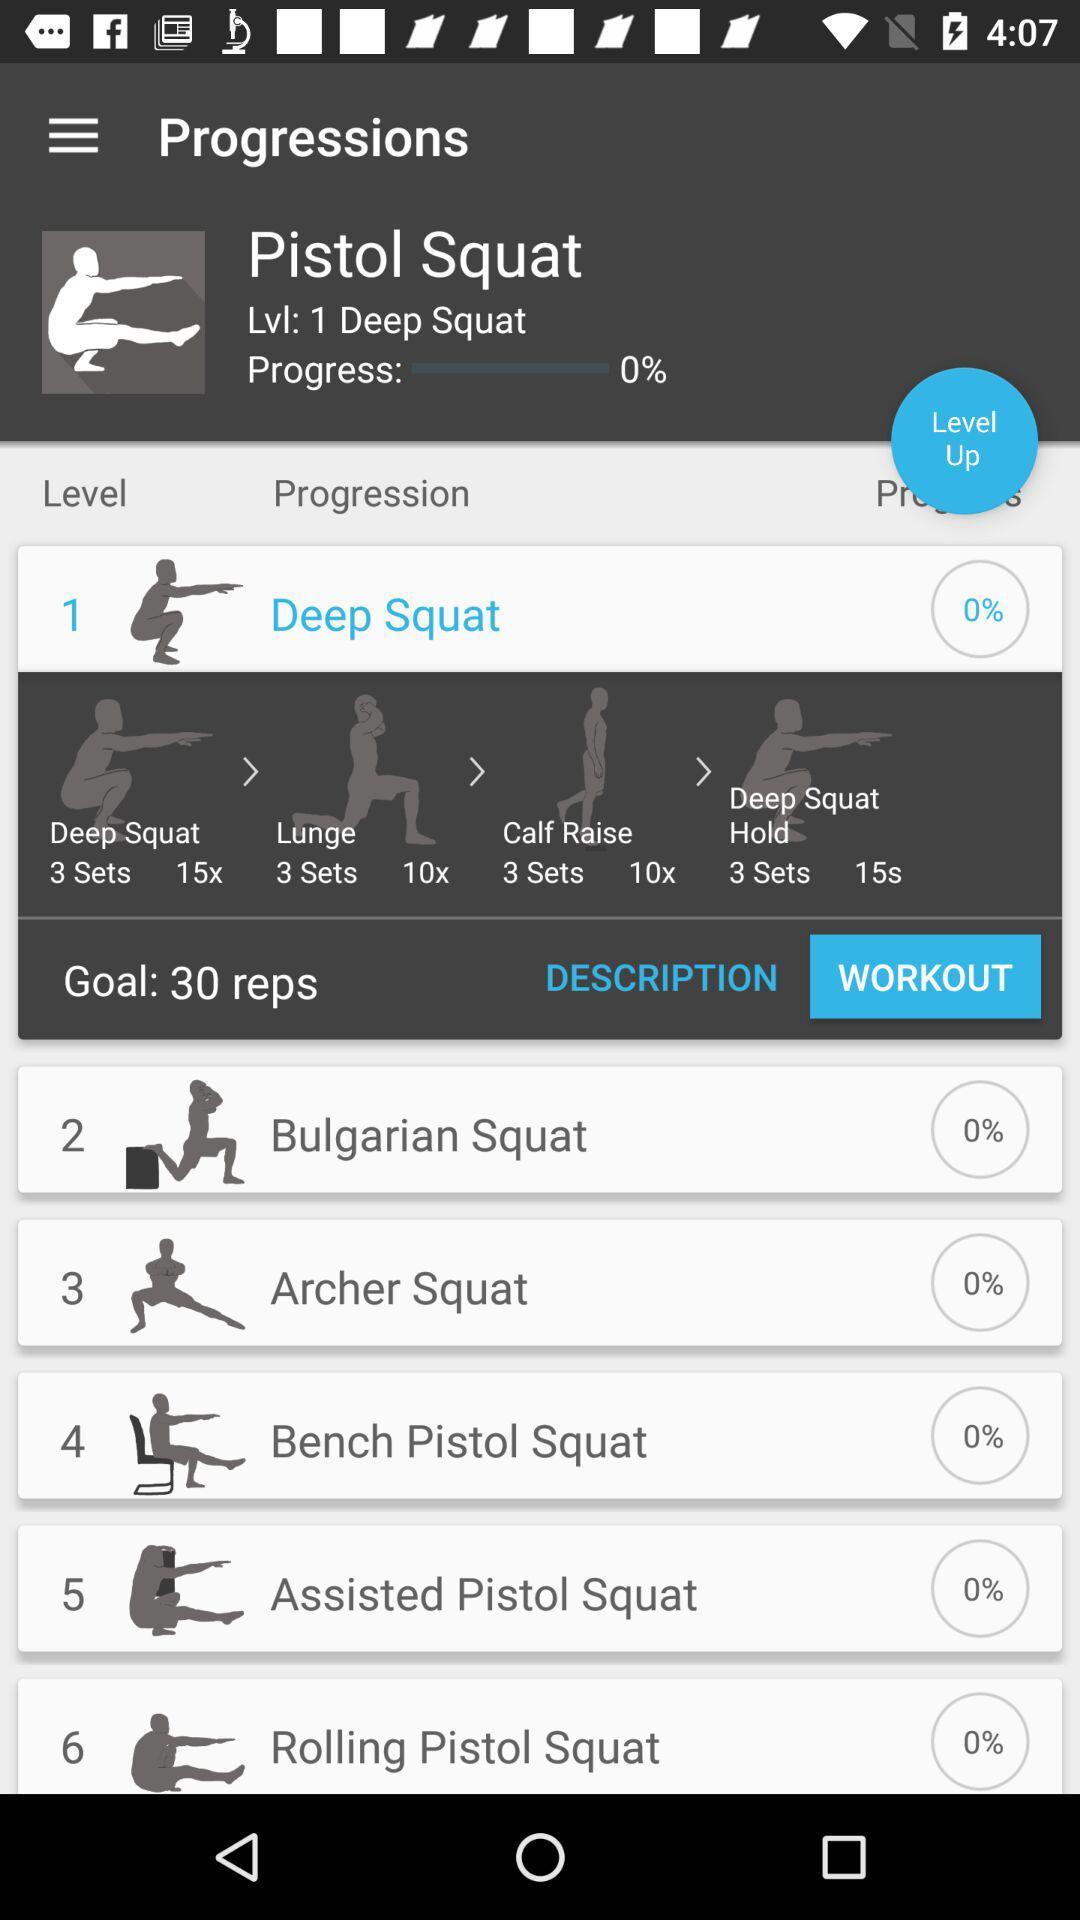  What do you see at coordinates (72, 134) in the screenshot?
I see `the item next to the progressions item` at bounding box center [72, 134].